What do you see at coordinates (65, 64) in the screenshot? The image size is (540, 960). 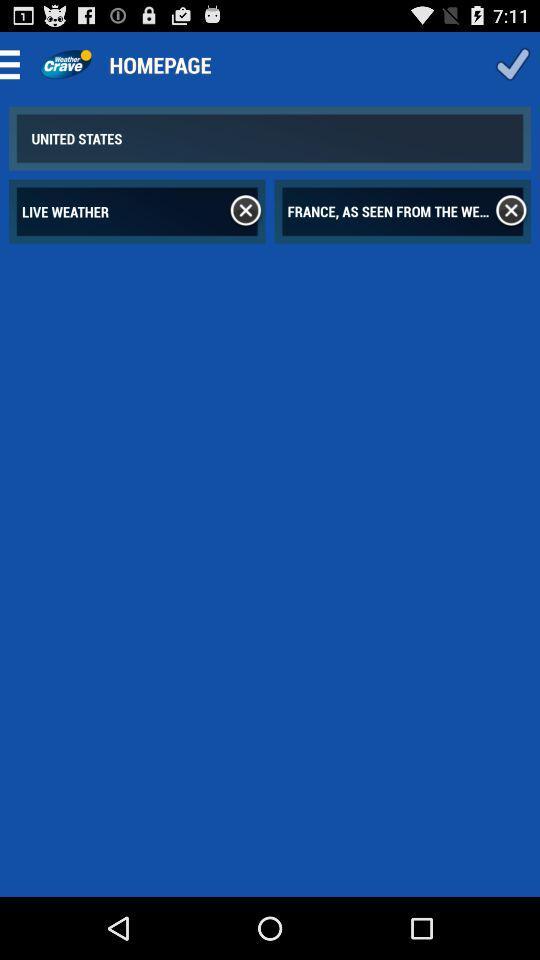 I see `homepage` at bounding box center [65, 64].